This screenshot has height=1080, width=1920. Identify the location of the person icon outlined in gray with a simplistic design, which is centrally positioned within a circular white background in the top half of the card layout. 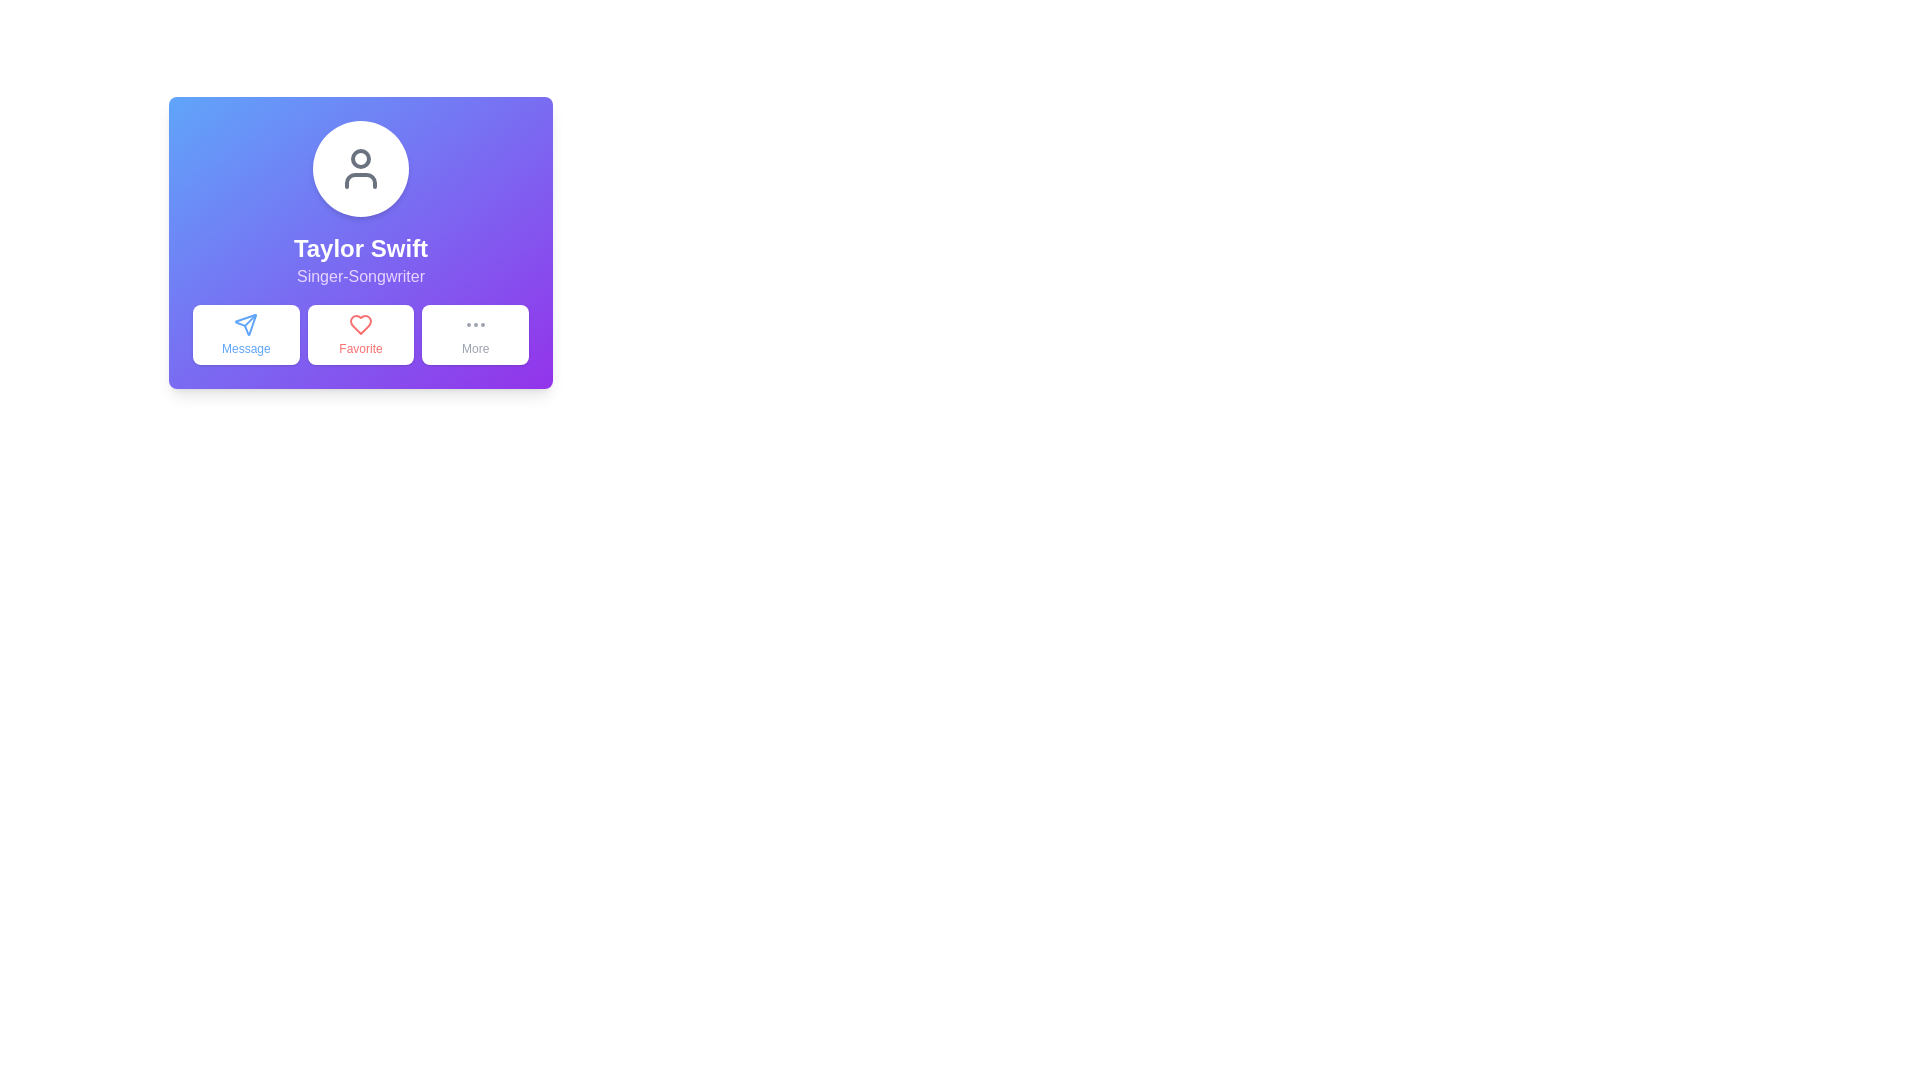
(360, 168).